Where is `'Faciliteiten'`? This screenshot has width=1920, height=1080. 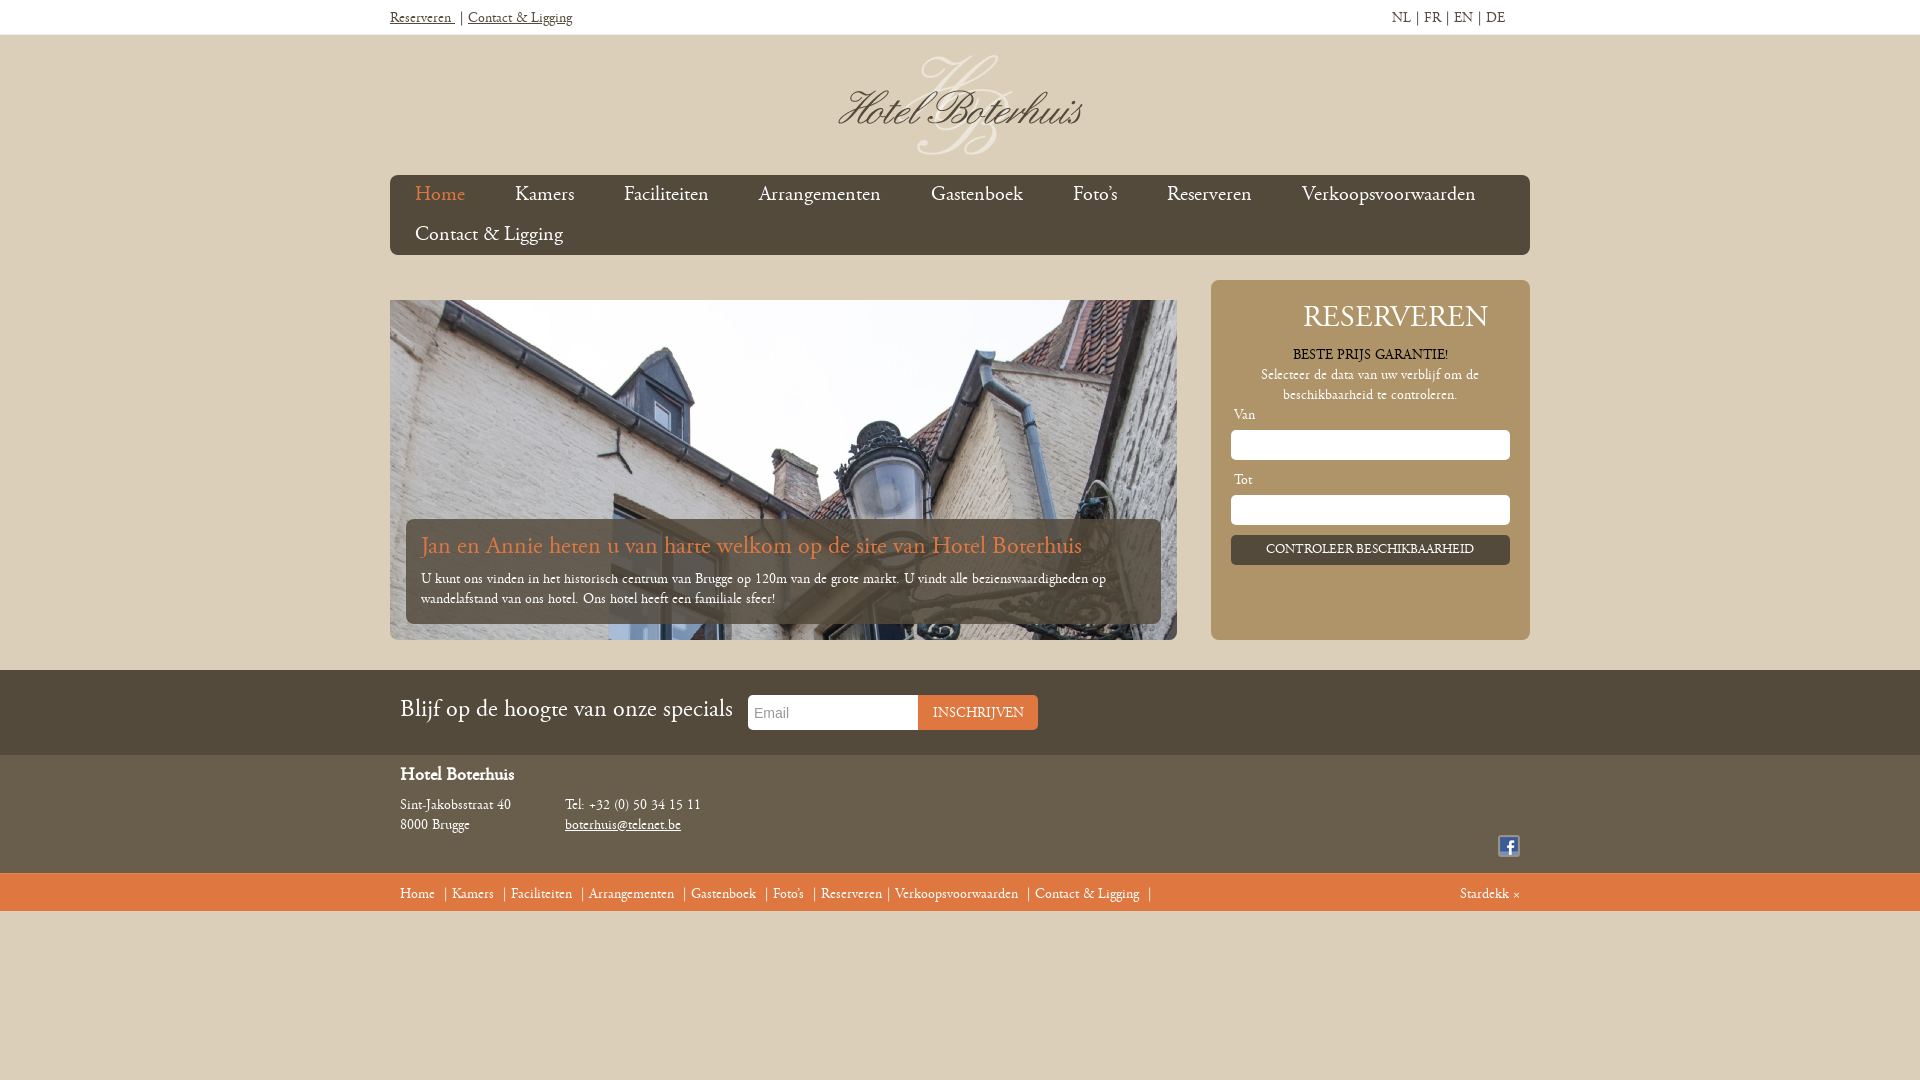
'Faciliteiten' is located at coordinates (666, 195).